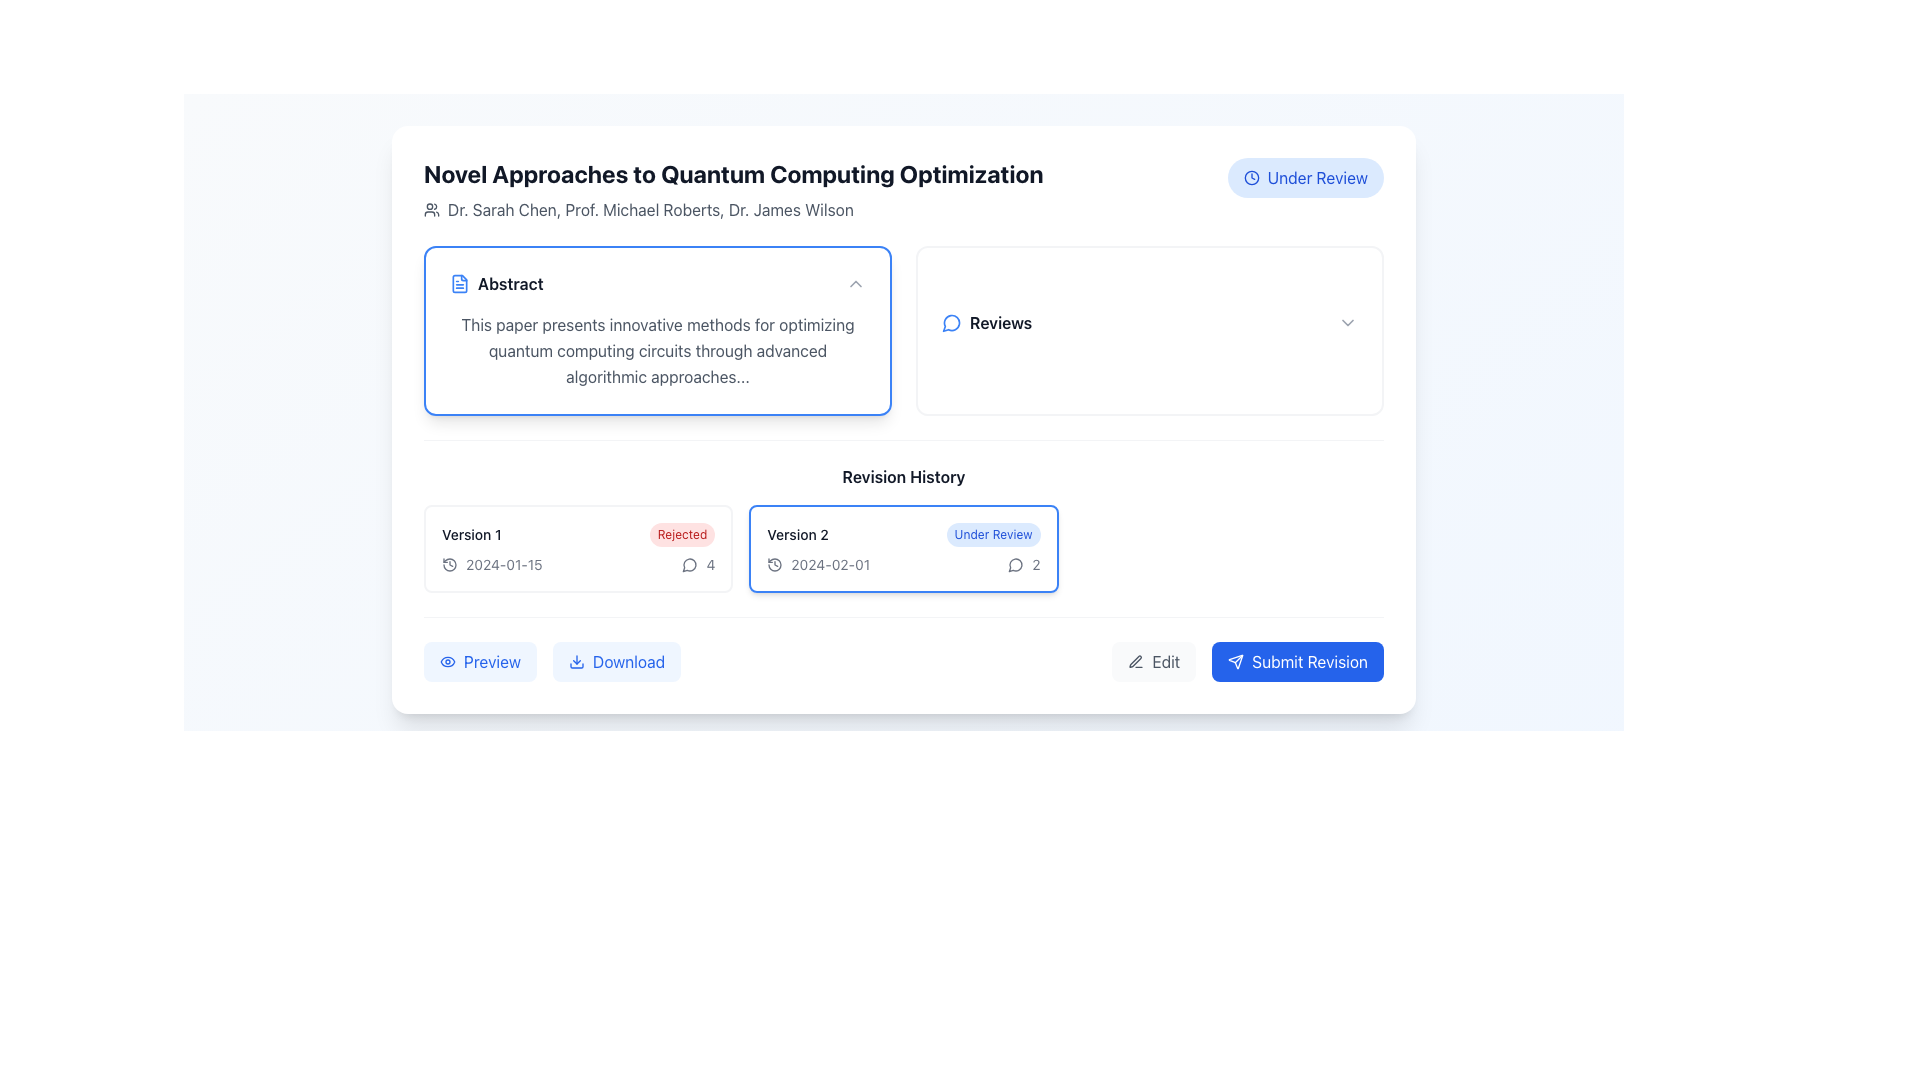 The height and width of the screenshot is (1080, 1920). I want to click on the version within the 'Revision History' section, so click(902, 515).